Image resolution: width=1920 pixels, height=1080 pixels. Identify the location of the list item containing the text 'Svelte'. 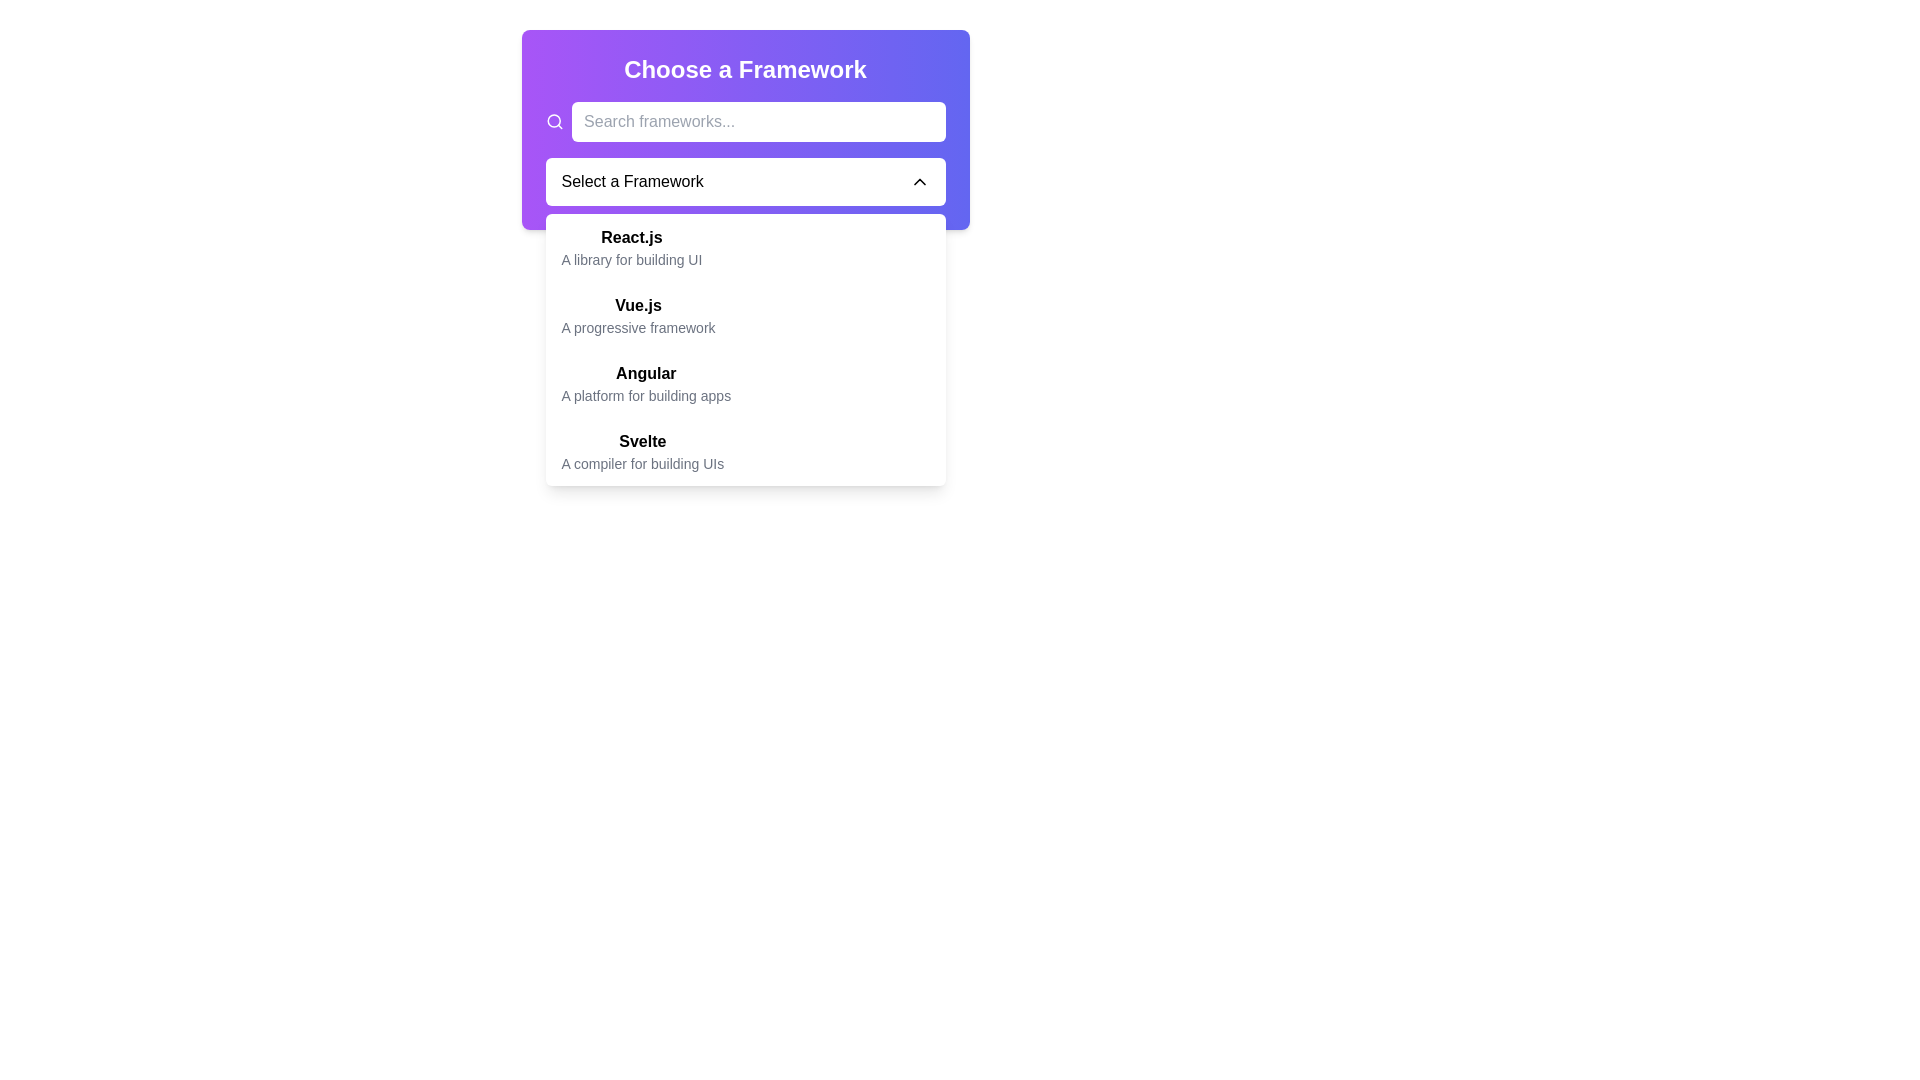
(642, 451).